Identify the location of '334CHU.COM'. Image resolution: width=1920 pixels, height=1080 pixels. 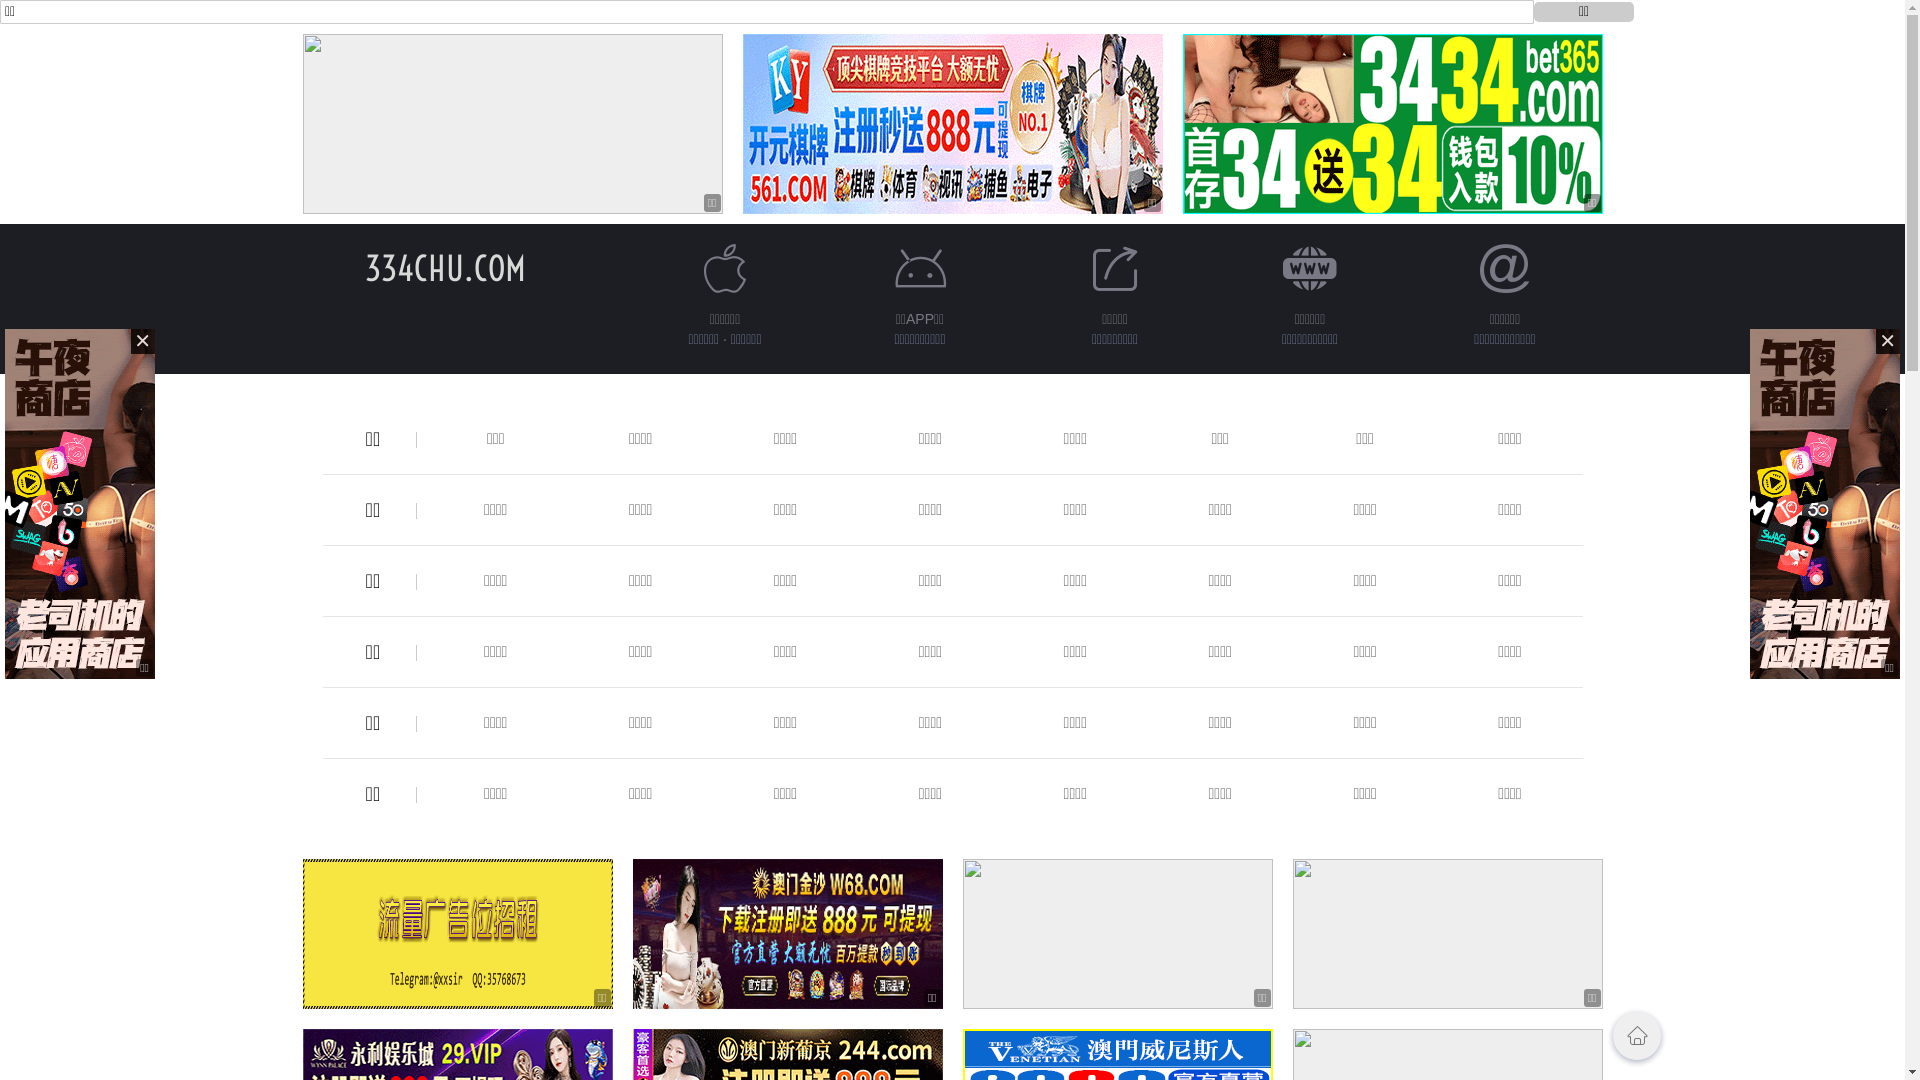
(444, 267).